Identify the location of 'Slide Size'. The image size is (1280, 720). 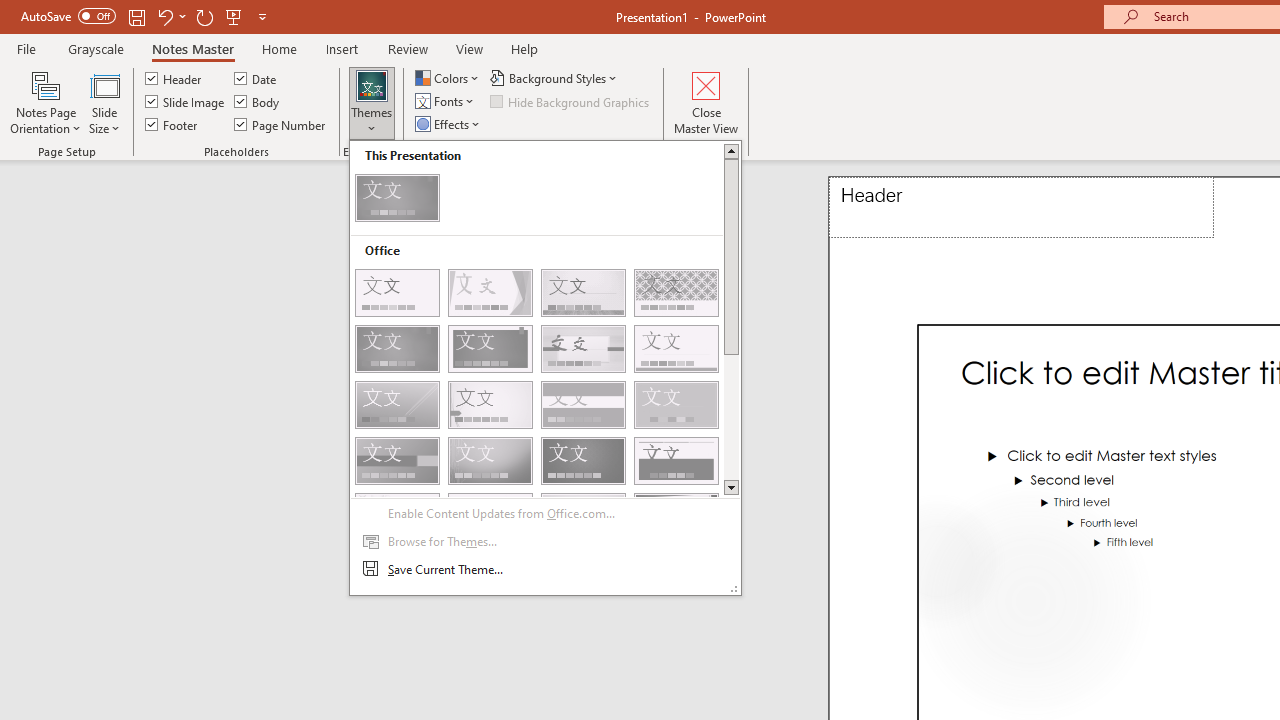
(103, 103).